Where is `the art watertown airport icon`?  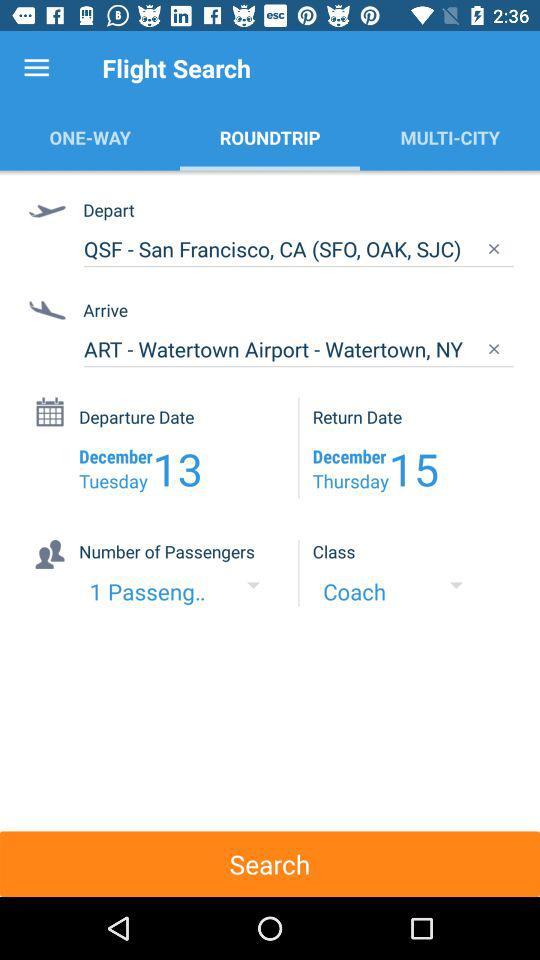 the art watertown airport icon is located at coordinates (297, 349).